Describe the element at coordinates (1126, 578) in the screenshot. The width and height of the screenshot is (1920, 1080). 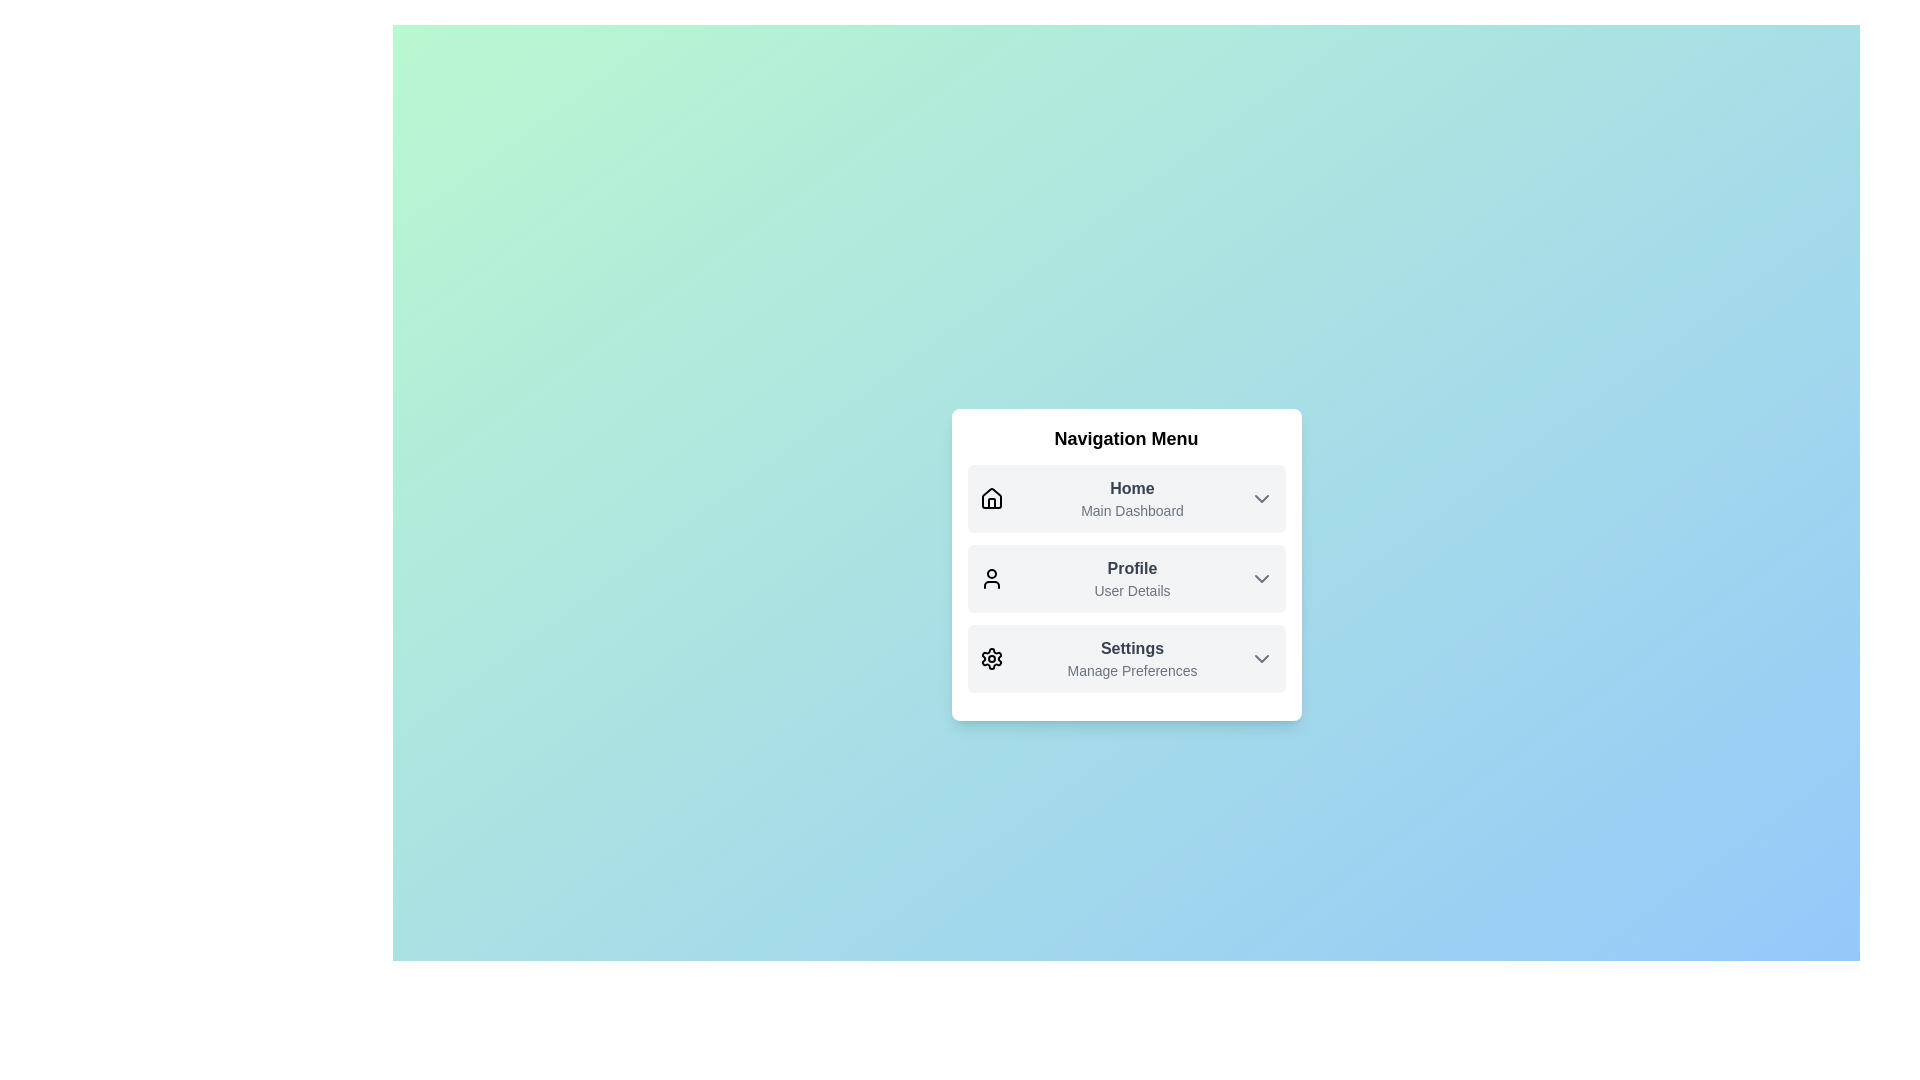
I see `the menu item Profile to observe its hover effect` at that location.